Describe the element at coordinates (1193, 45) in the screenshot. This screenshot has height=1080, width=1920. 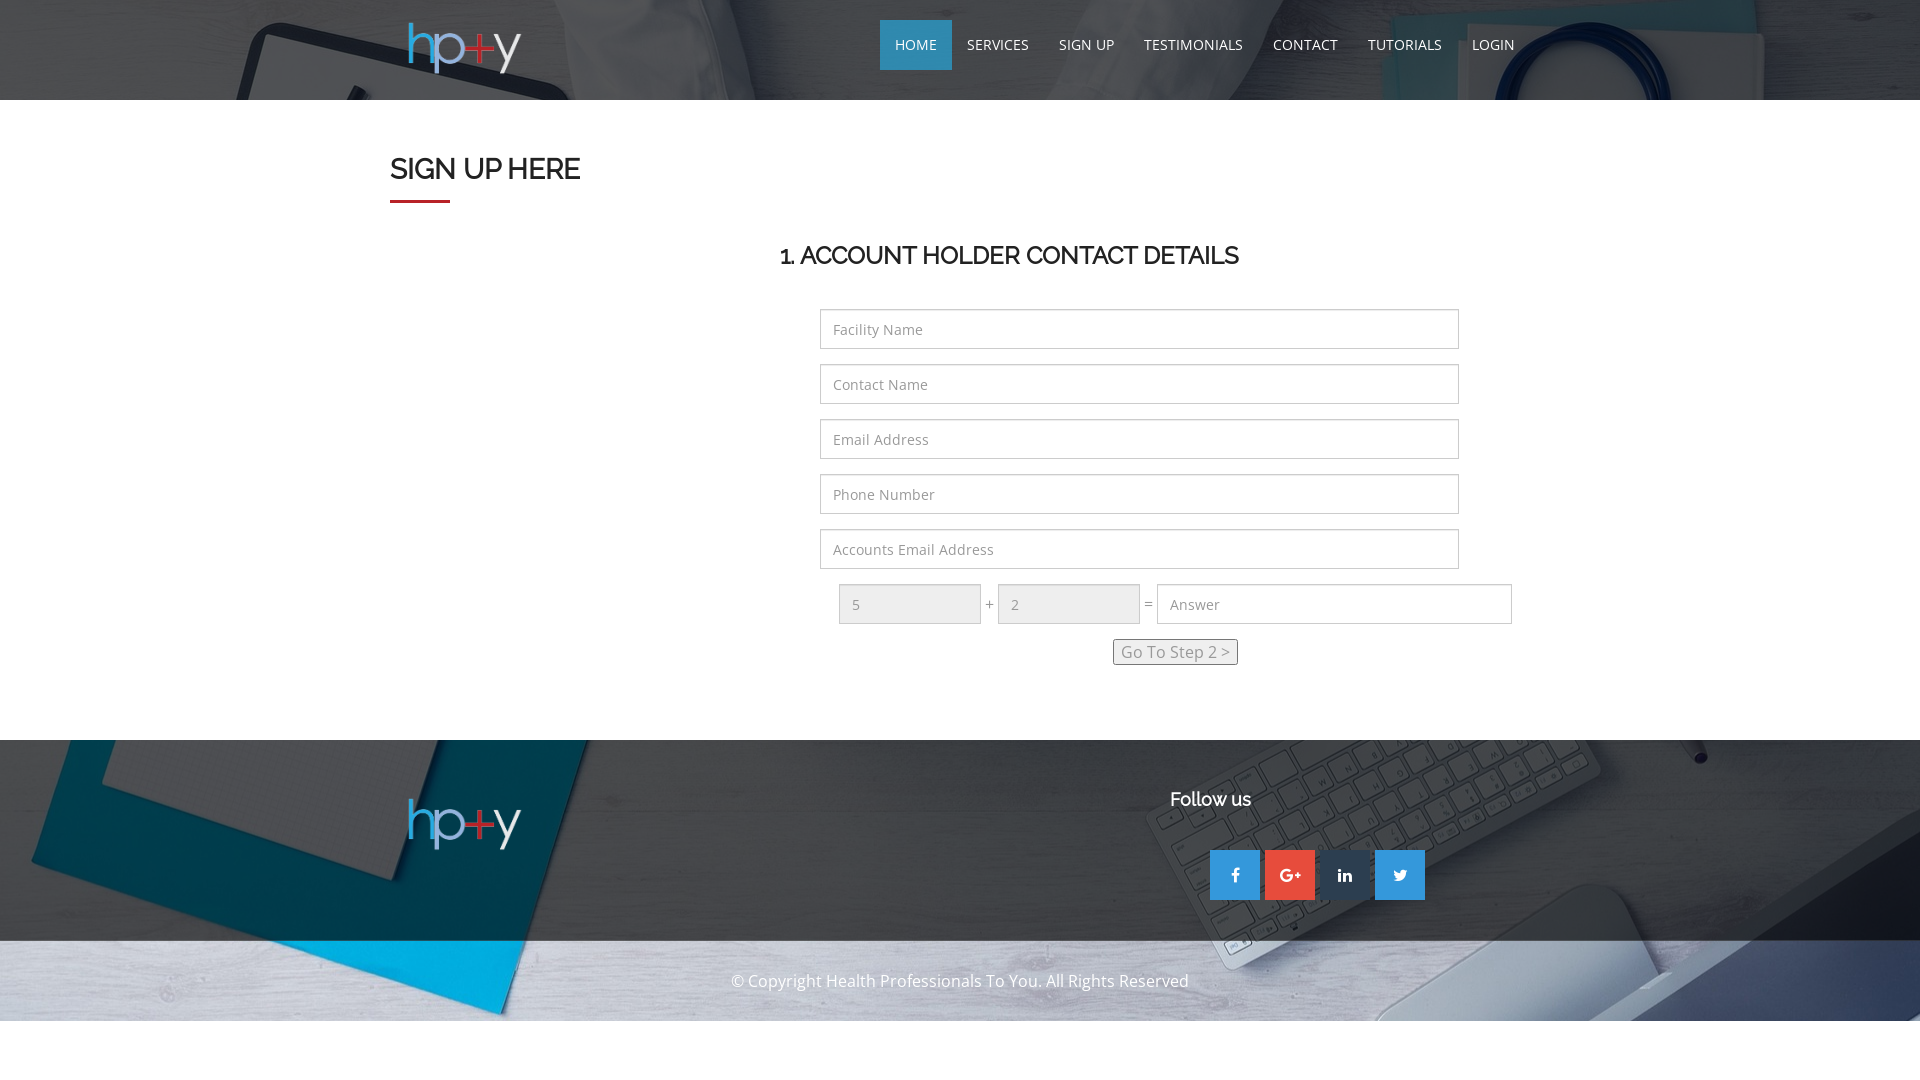
I see `'TESTIMONIALS'` at that location.